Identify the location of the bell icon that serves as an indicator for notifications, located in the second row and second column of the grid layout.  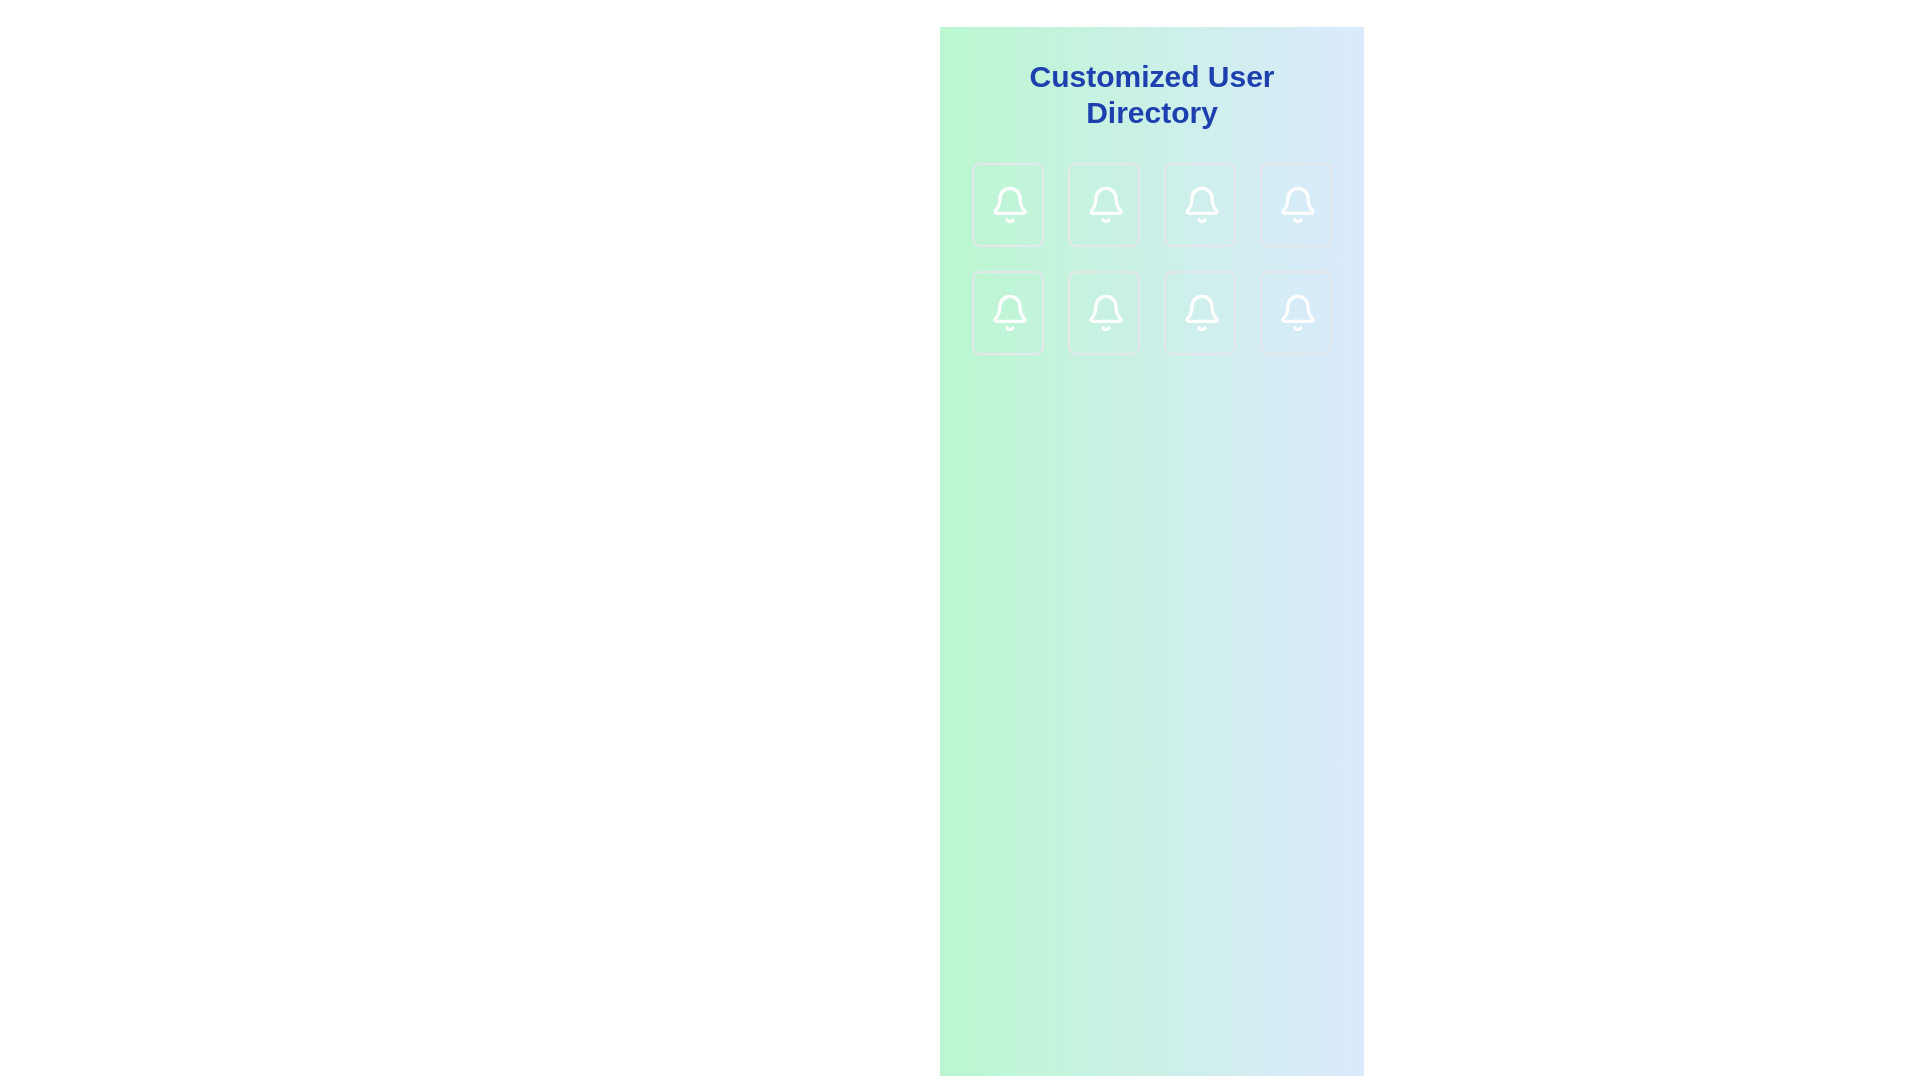
(1104, 312).